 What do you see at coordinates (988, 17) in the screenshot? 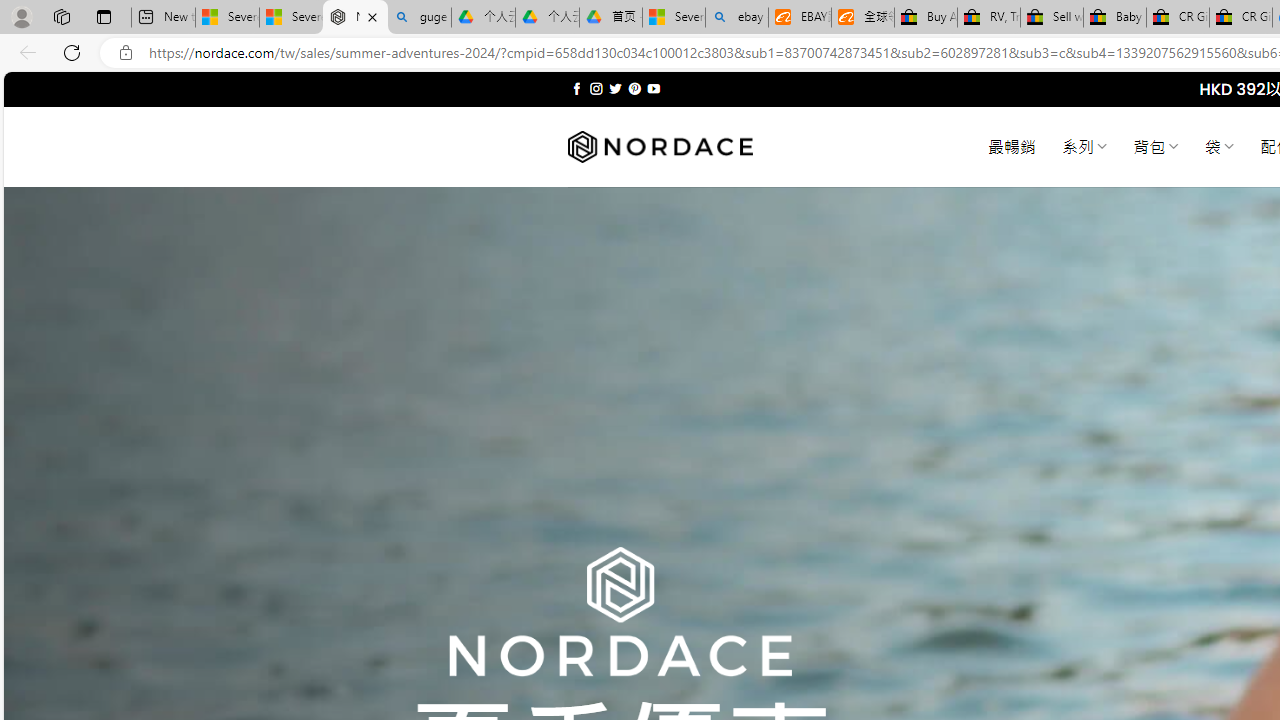
I see `'RV, Trailer & Camper Steps & Ladders for sale | eBay'` at bounding box center [988, 17].